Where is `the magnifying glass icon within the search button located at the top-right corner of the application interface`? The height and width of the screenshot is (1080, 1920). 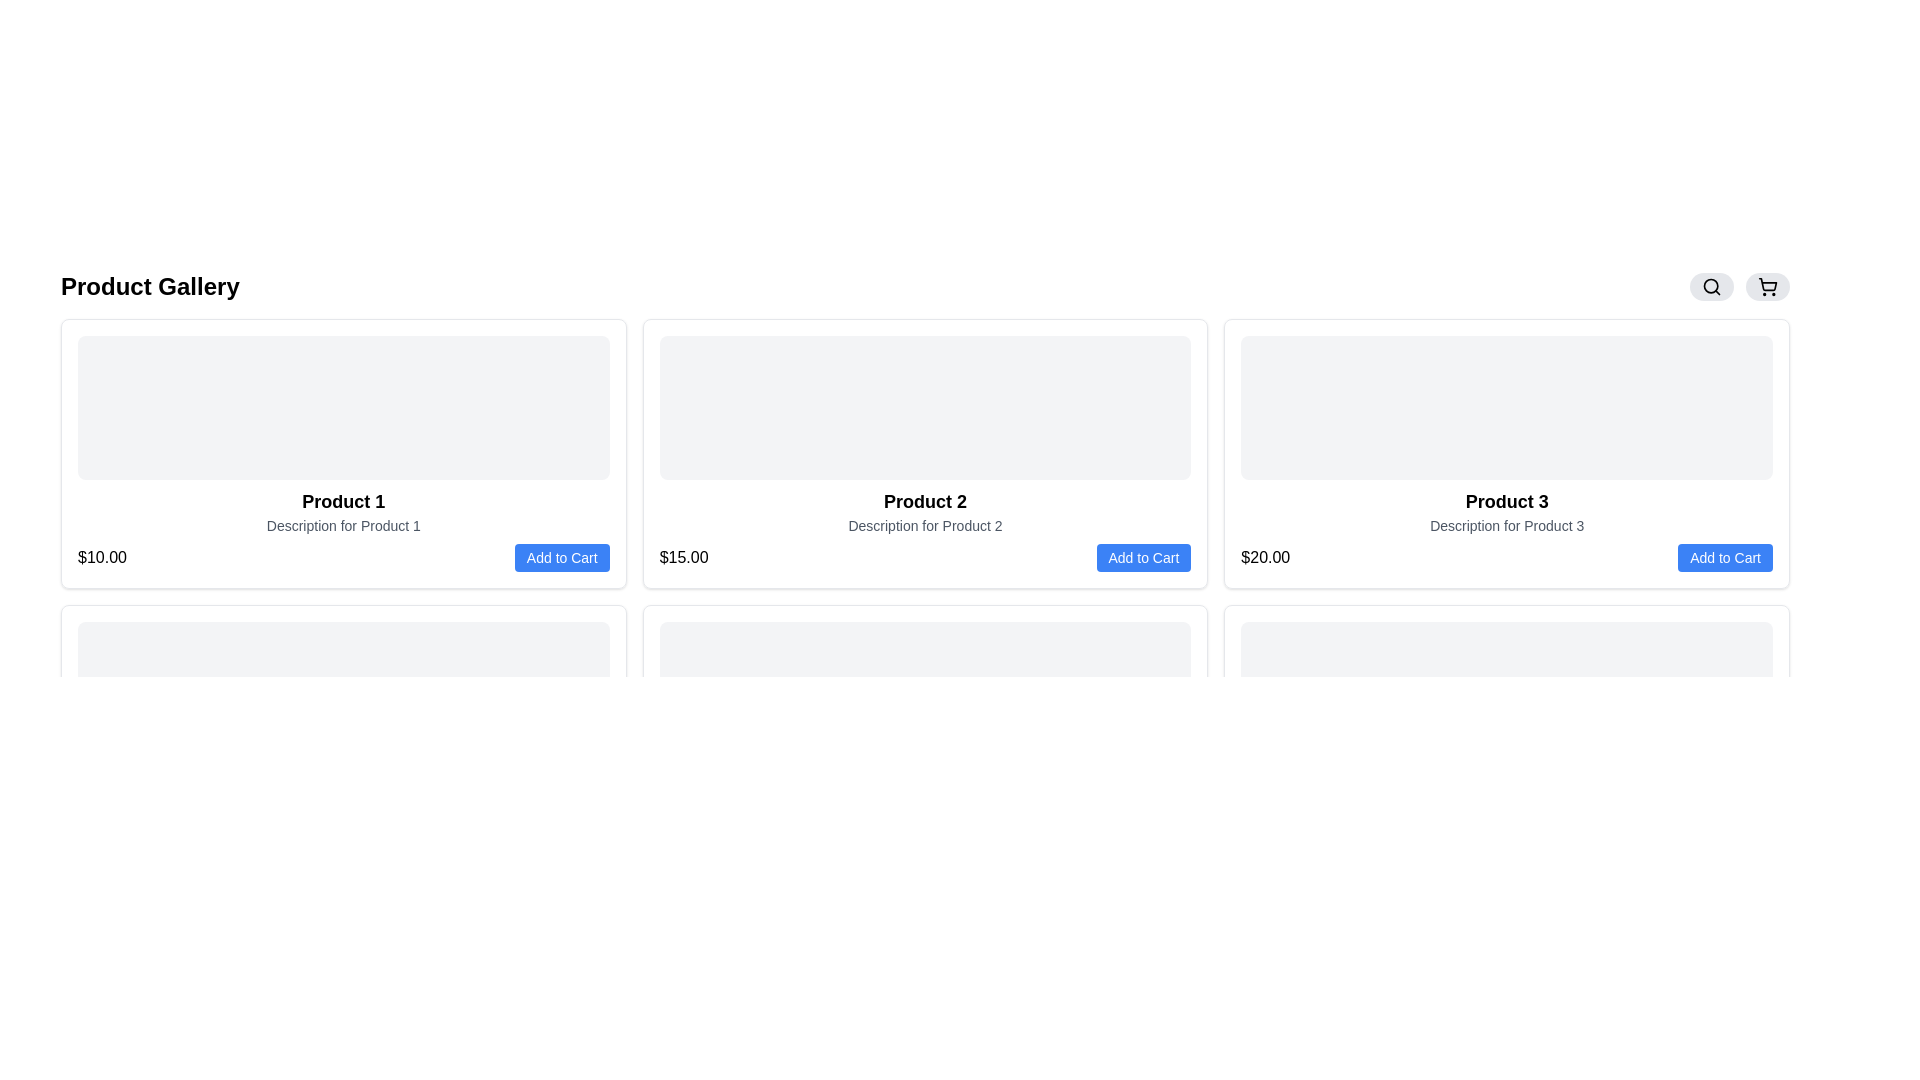
the magnifying glass icon within the search button located at the top-right corner of the application interface is located at coordinates (1711, 286).